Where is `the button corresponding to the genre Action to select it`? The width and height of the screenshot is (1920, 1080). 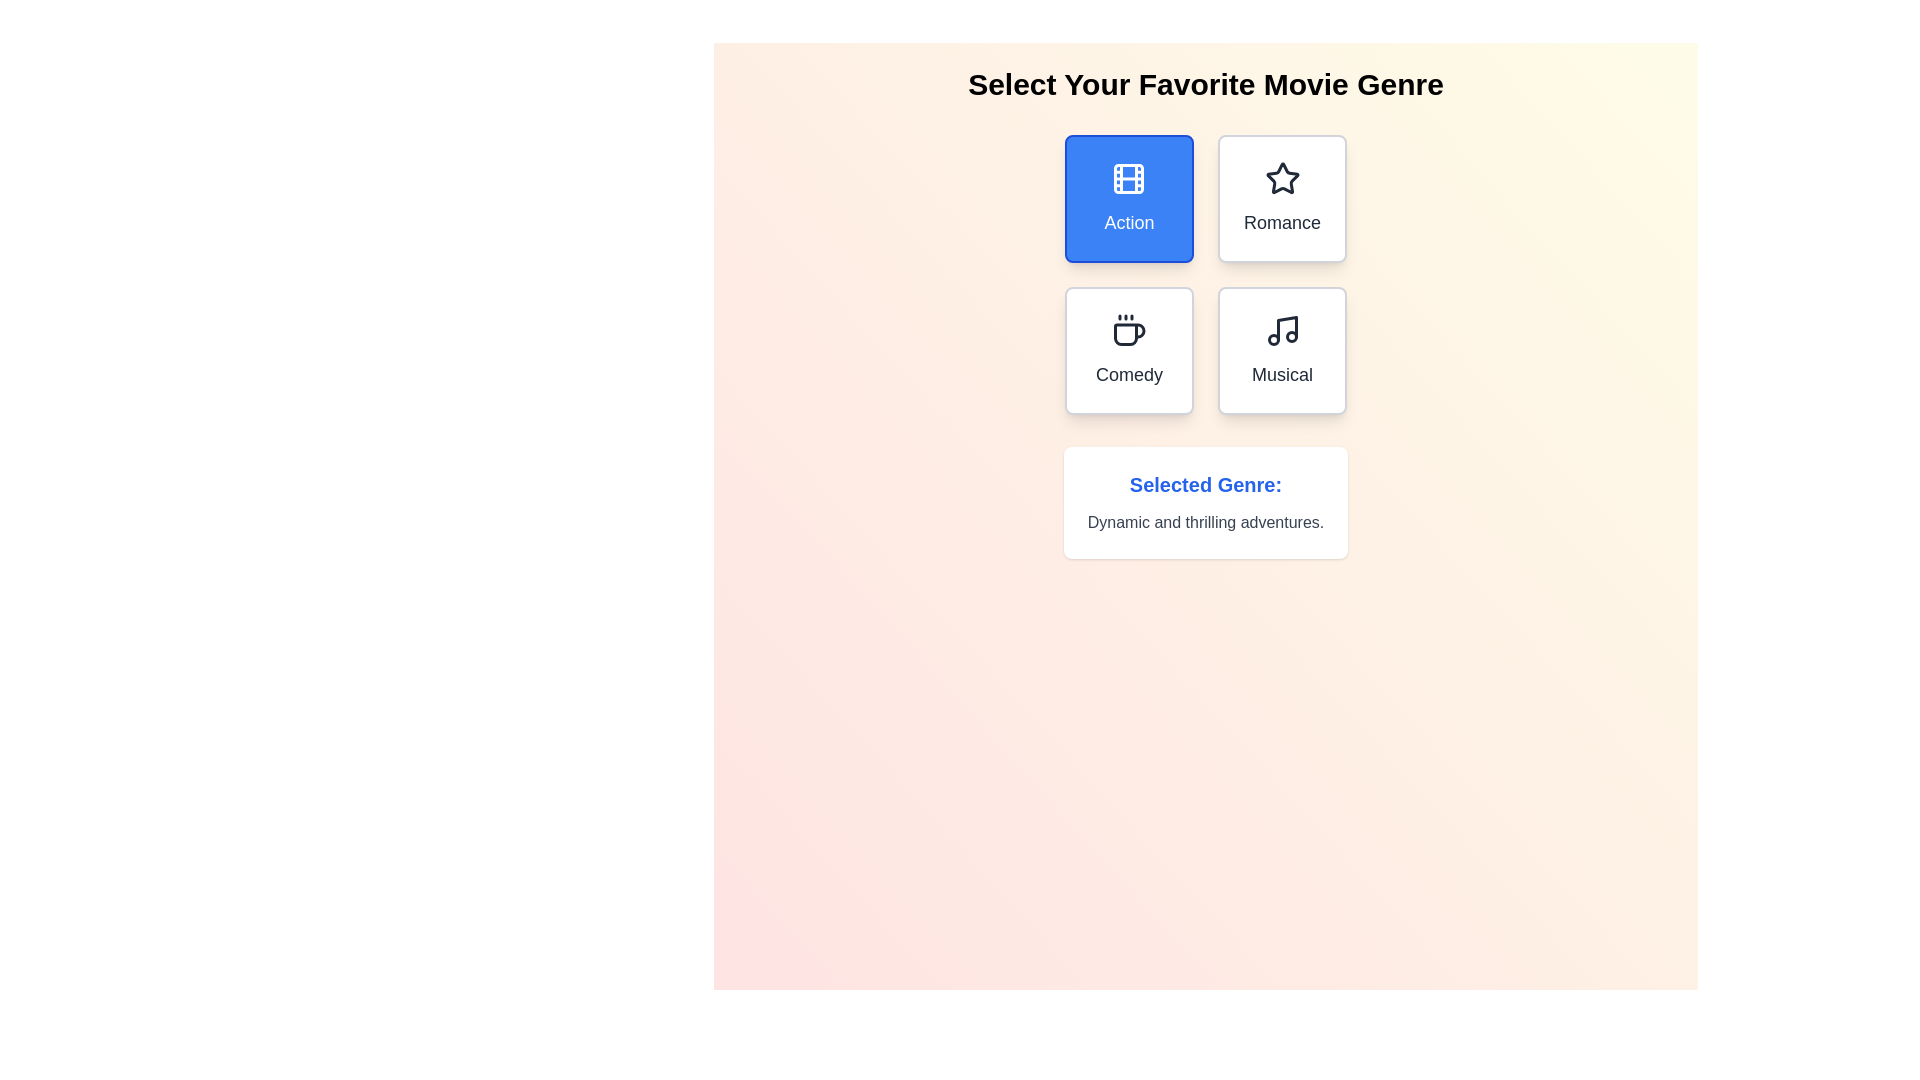
the button corresponding to the genre Action to select it is located at coordinates (1129, 199).